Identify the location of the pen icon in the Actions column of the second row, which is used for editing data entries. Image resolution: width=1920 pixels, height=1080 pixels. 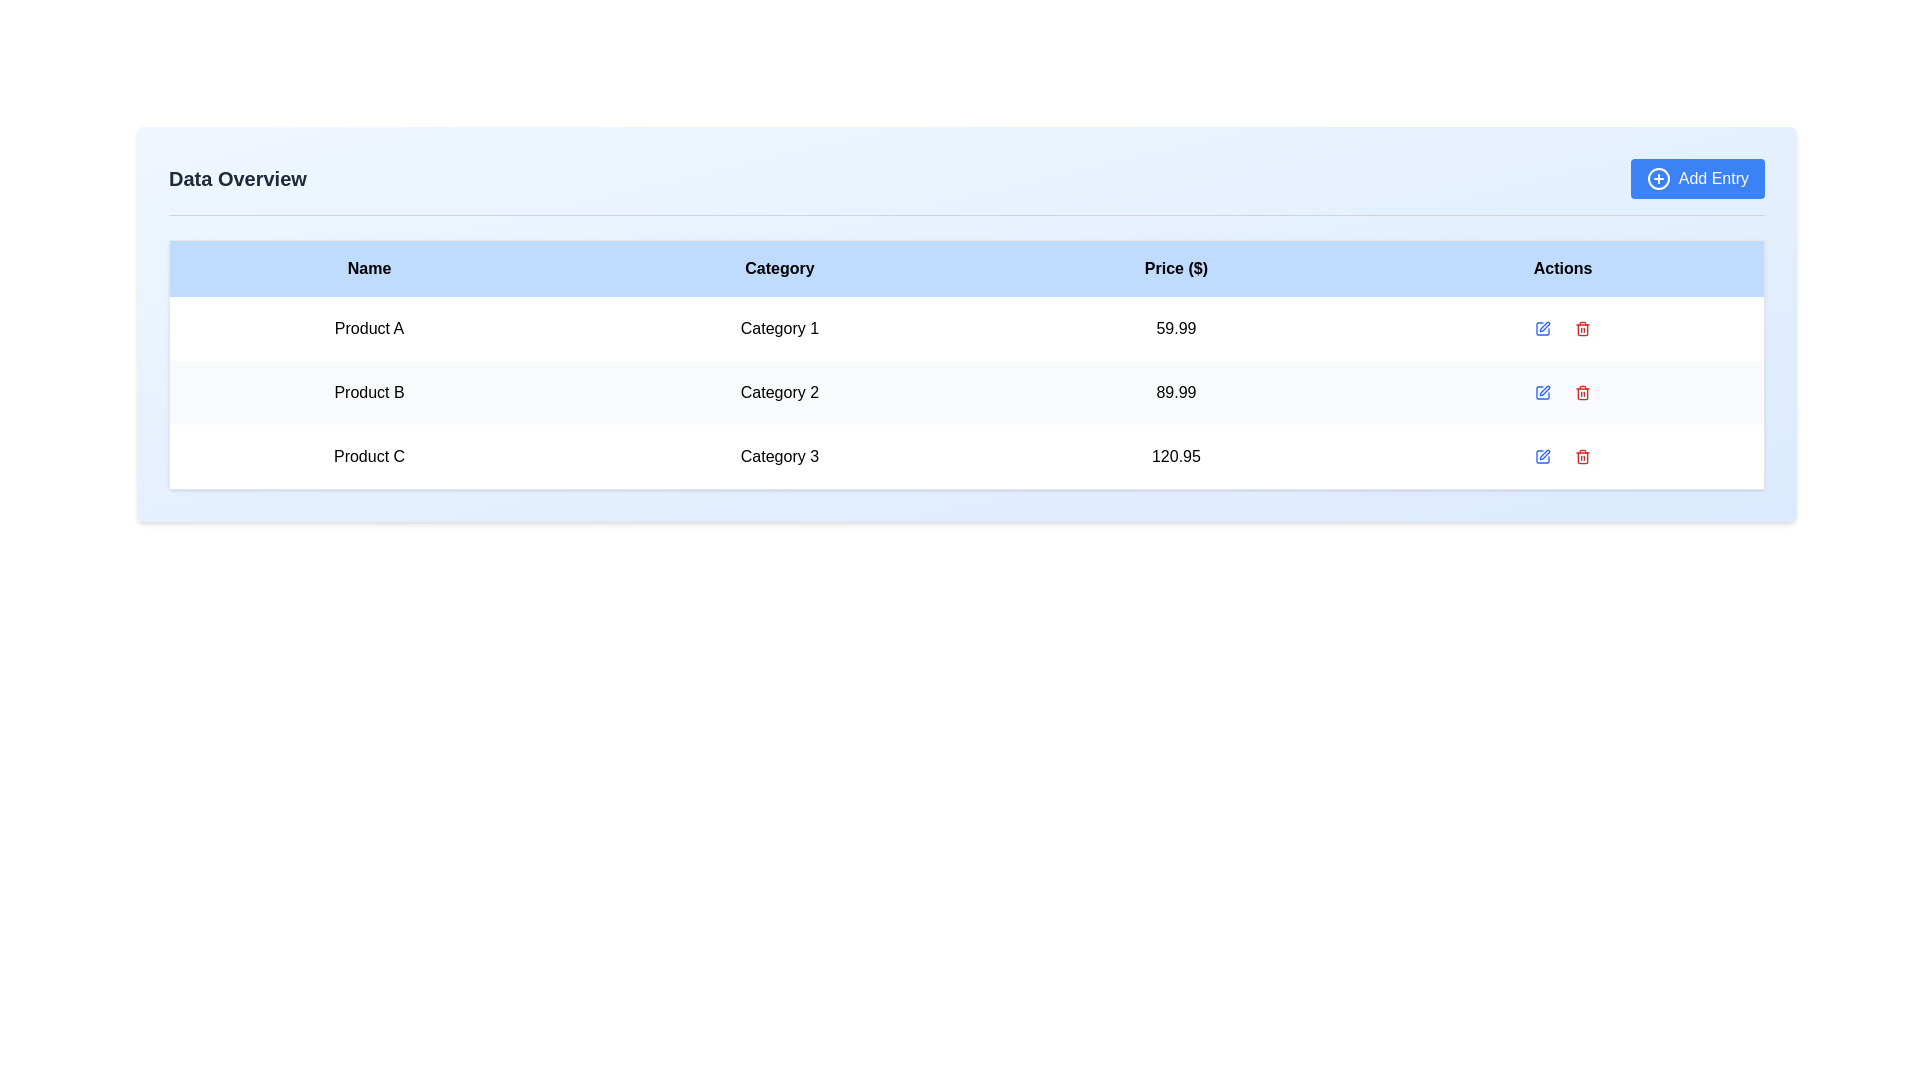
(1544, 390).